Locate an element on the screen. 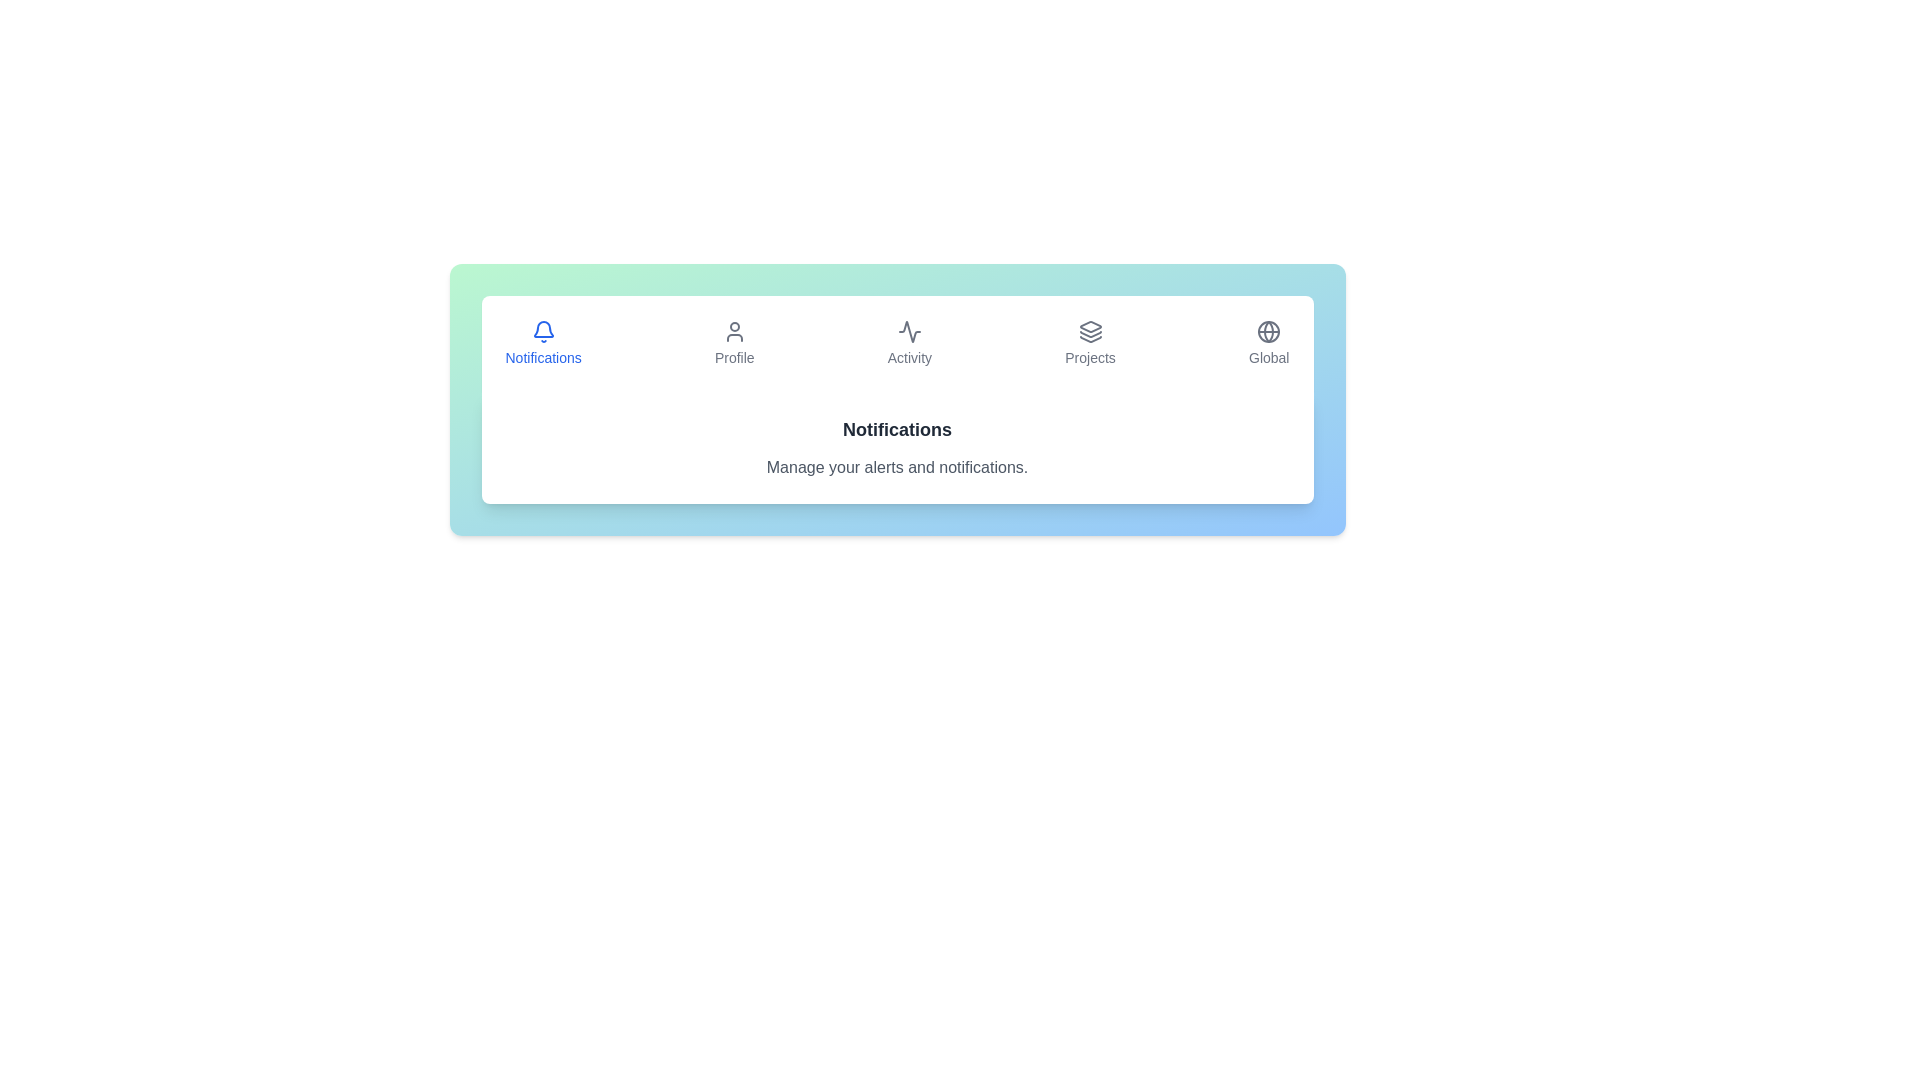  the Projects tab by clicking on its button is located at coordinates (1089, 342).